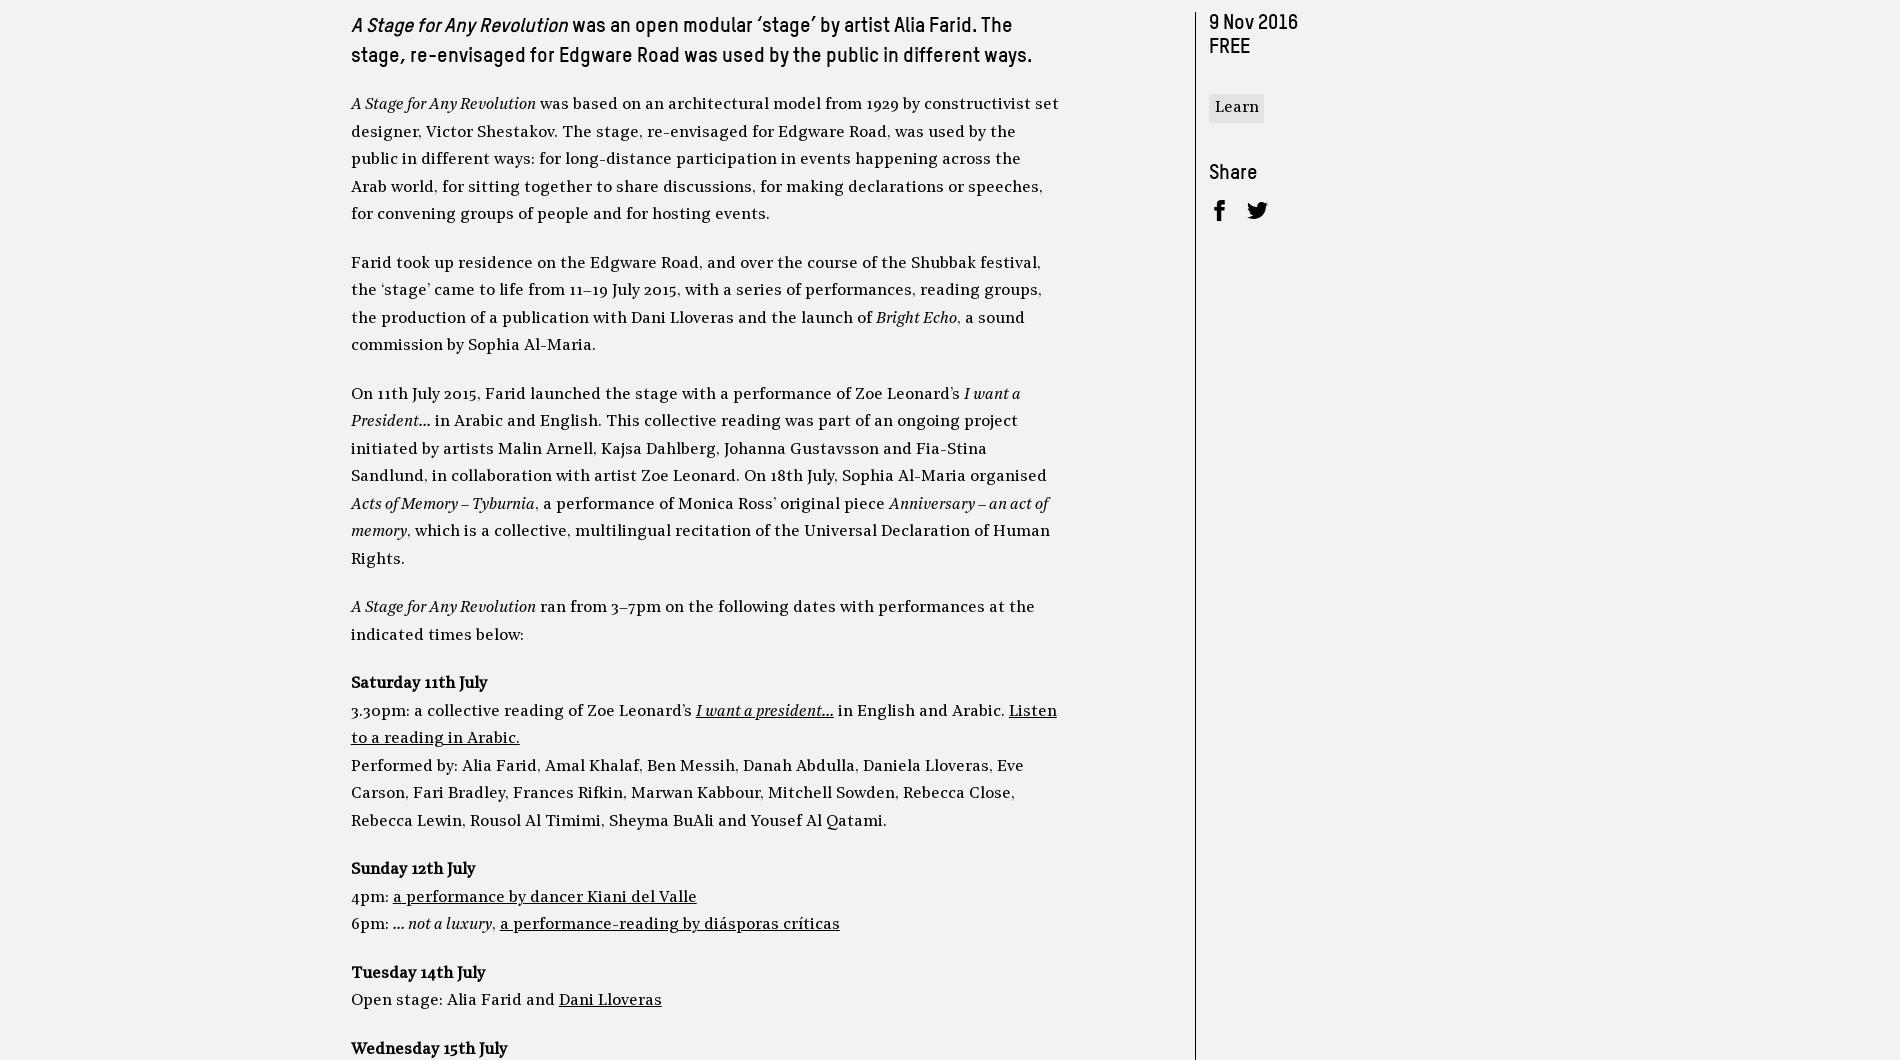 This screenshot has width=1900, height=1060. What do you see at coordinates (498, 924) in the screenshot?
I see `'a performance-reading by diásporas críticas'` at bounding box center [498, 924].